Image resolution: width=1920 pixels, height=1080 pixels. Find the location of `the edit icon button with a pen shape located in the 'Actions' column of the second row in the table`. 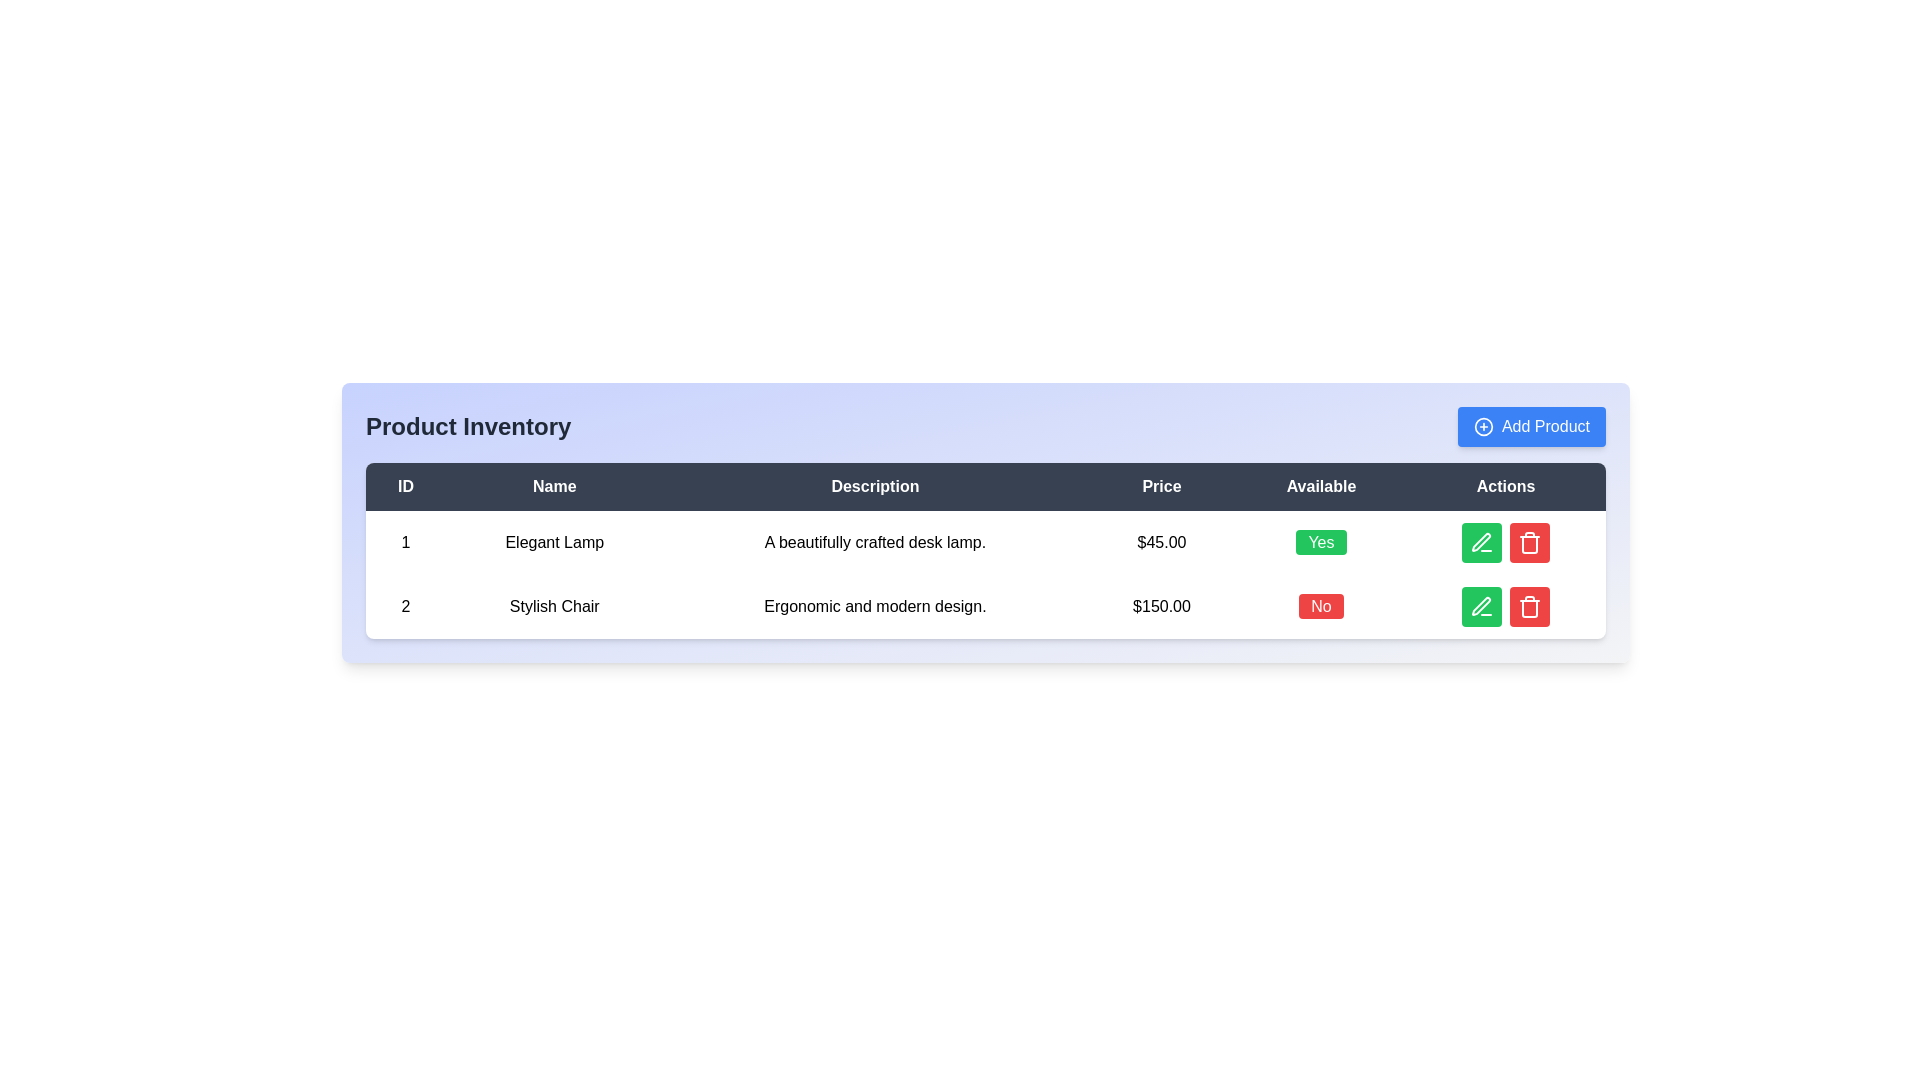

the edit icon button with a pen shape located in the 'Actions' column of the second row in the table is located at coordinates (1482, 543).